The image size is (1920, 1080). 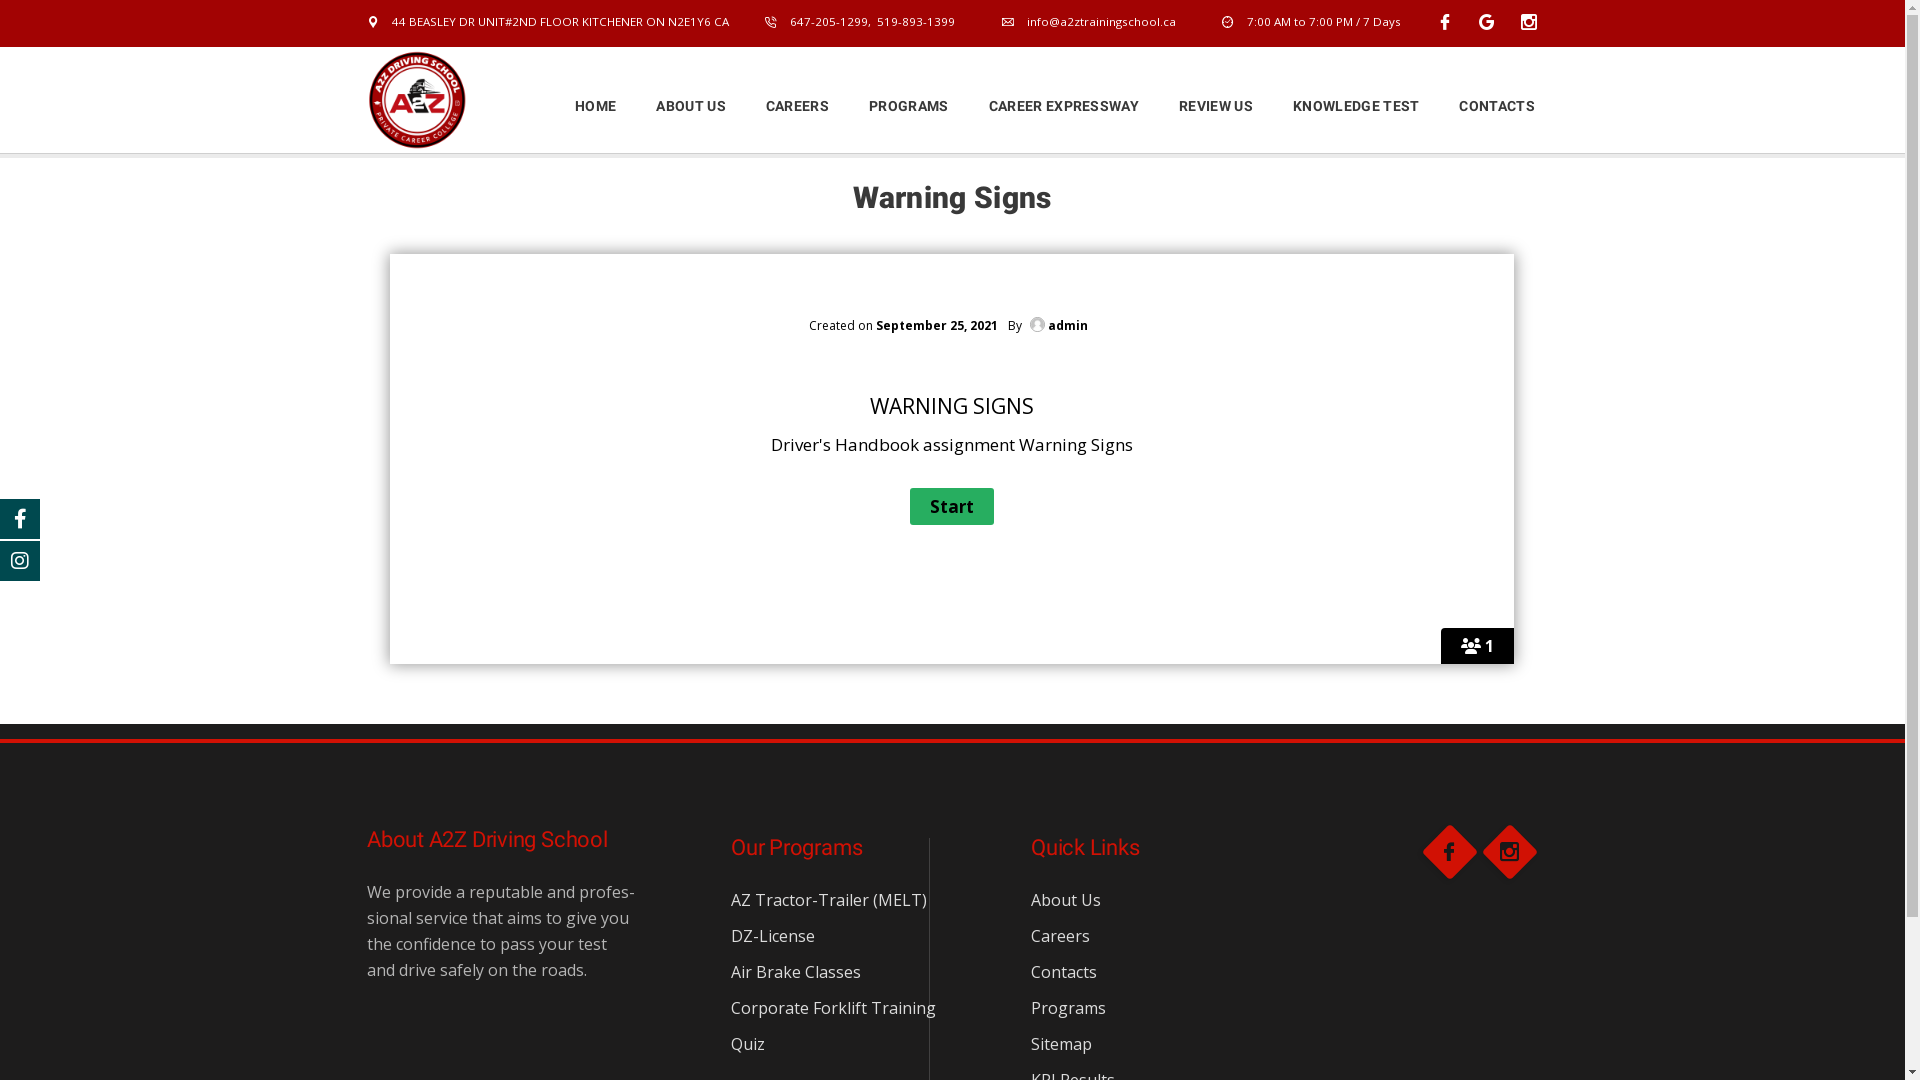 I want to click on 'info@a2ztrainingschool.ca', so click(x=1088, y=21).